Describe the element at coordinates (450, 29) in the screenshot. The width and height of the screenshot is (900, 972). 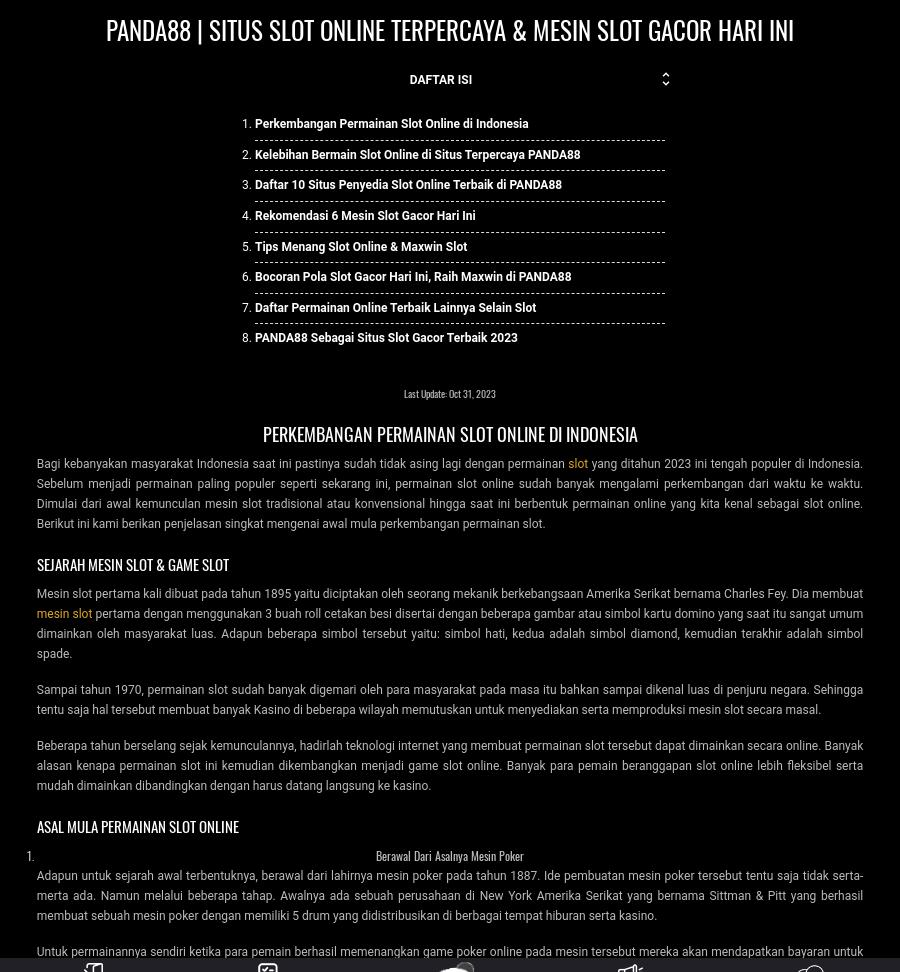
I see `'PANDA88 | Situs Slot Online Terpercaya & Mesin Slot Gacor Hari Ini'` at that location.